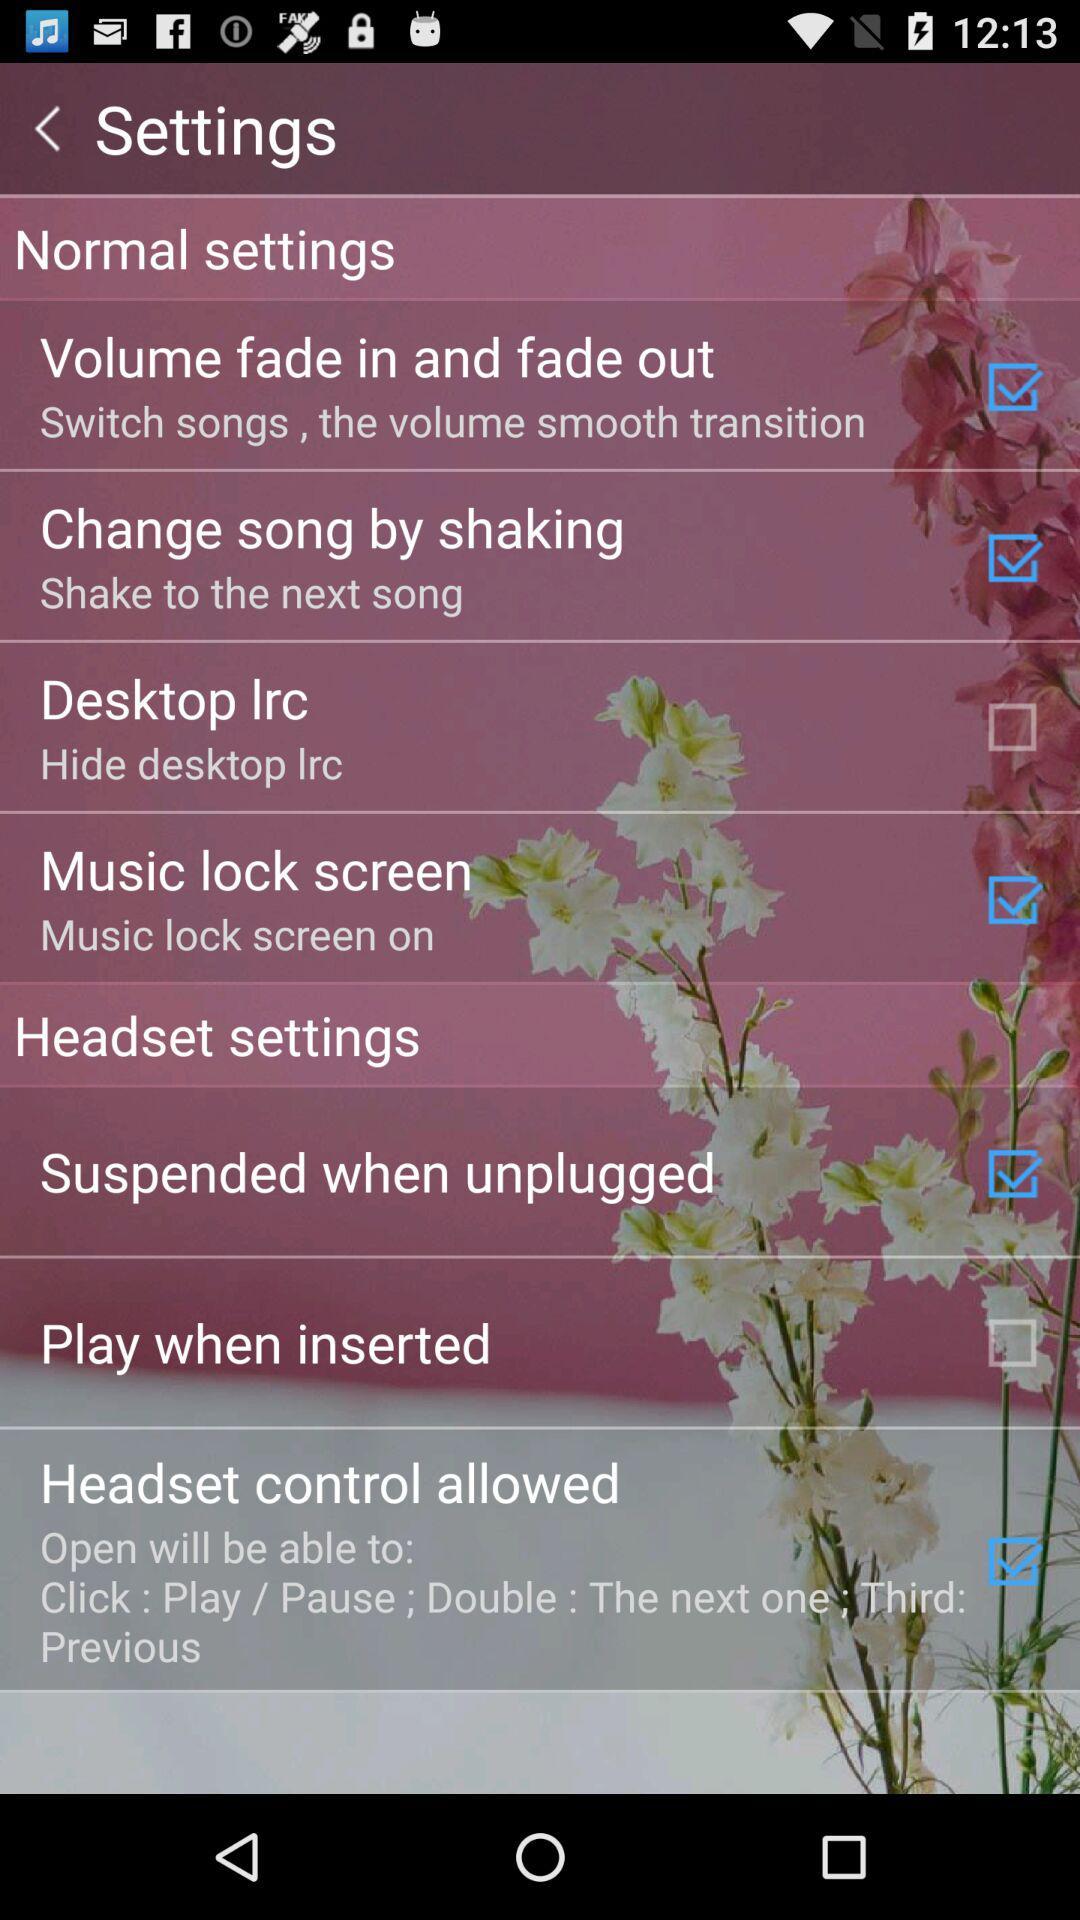 This screenshot has height=1920, width=1080. What do you see at coordinates (452, 419) in the screenshot?
I see `the switch songs the item` at bounding box center [452, 419].